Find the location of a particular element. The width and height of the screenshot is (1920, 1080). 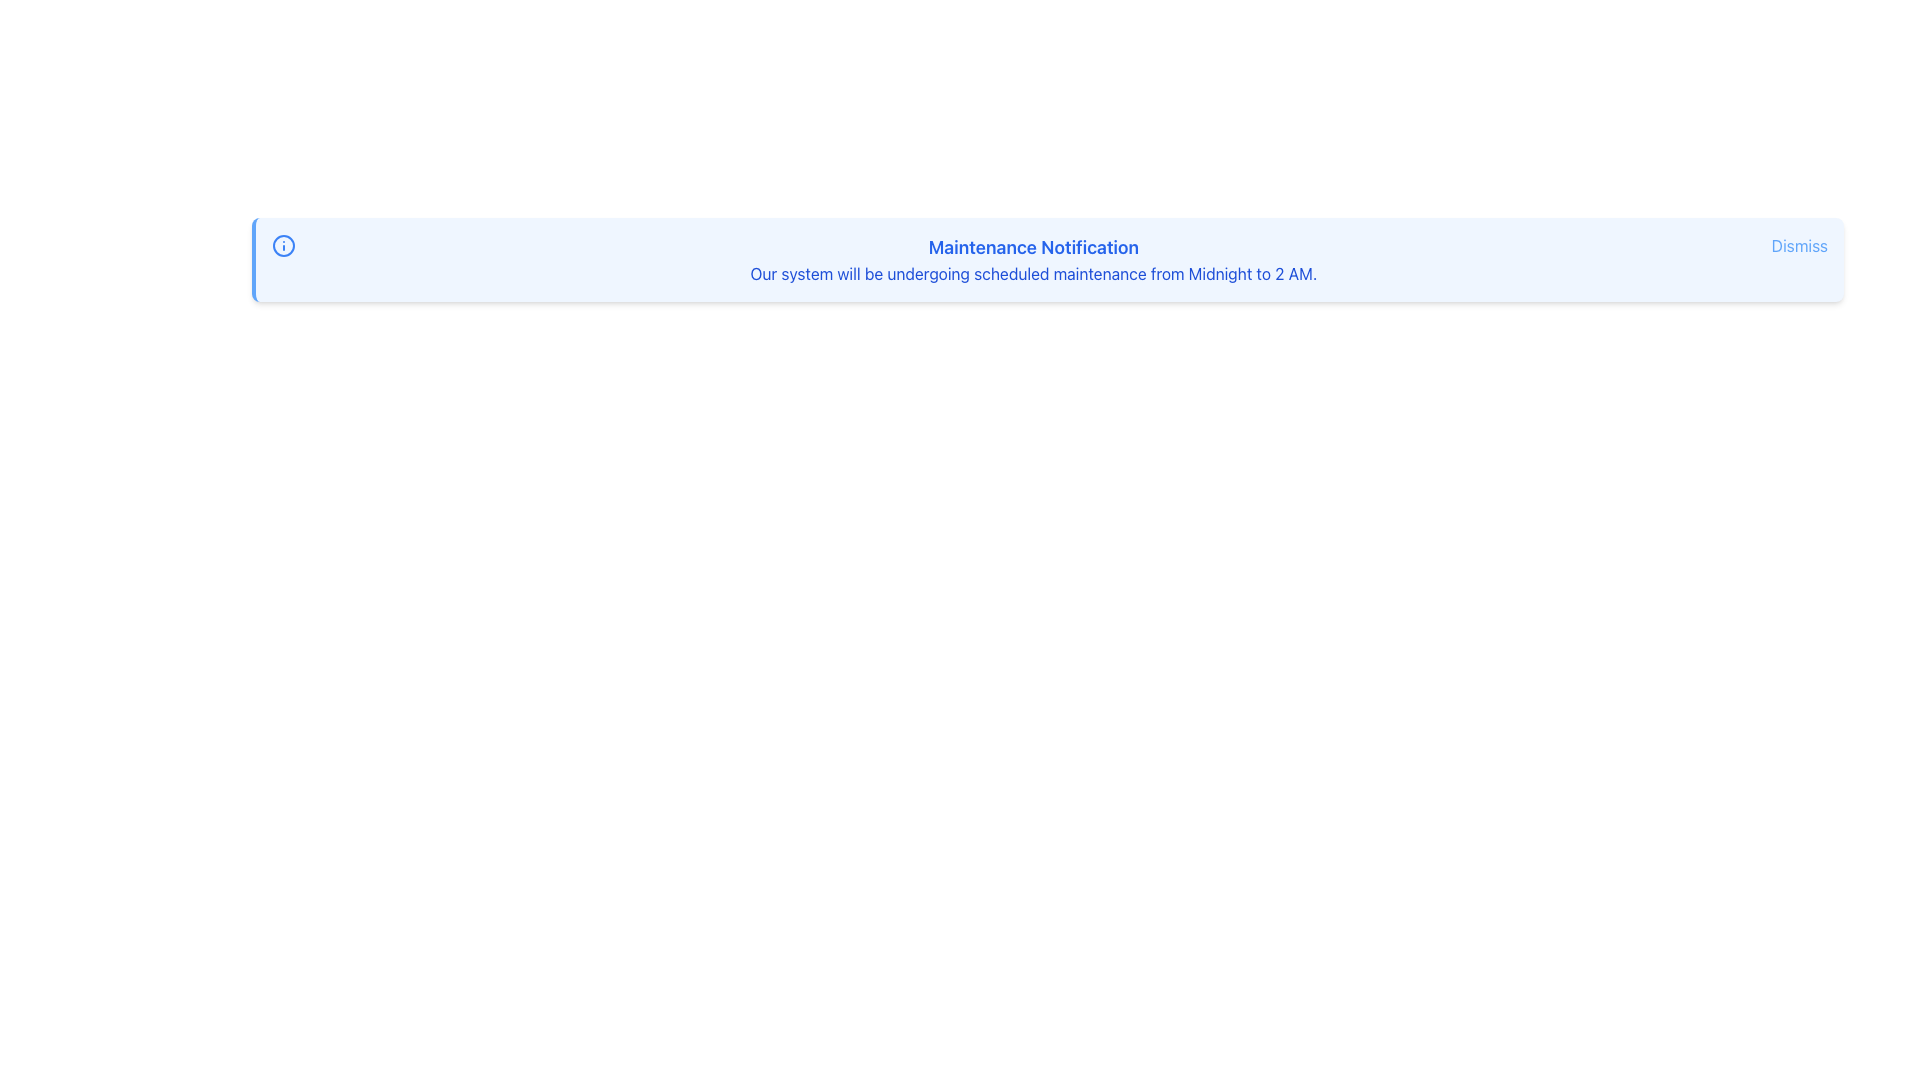

the 'Dismiss' link styled with a blue font color in the notification bar is located at coordinates (1799, 245).